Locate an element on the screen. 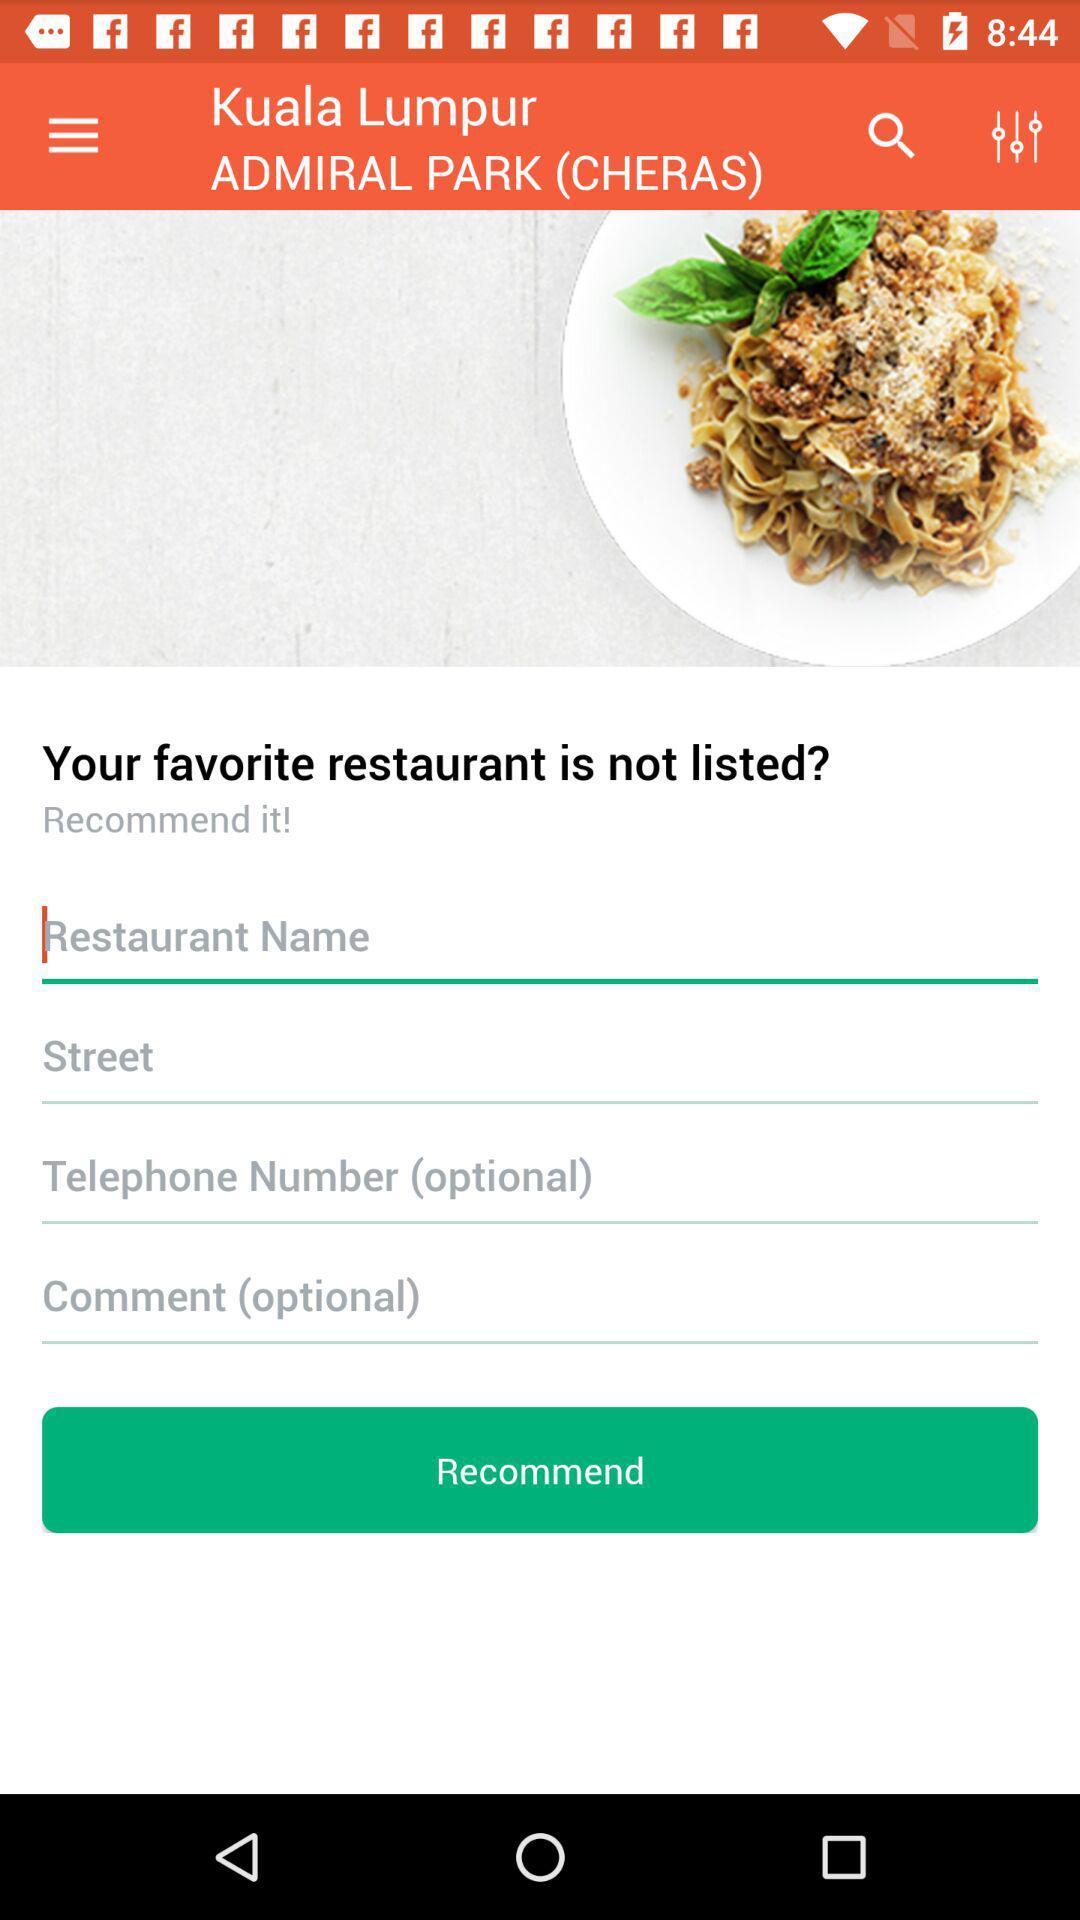  put street is located at coordinates (540, 1053).